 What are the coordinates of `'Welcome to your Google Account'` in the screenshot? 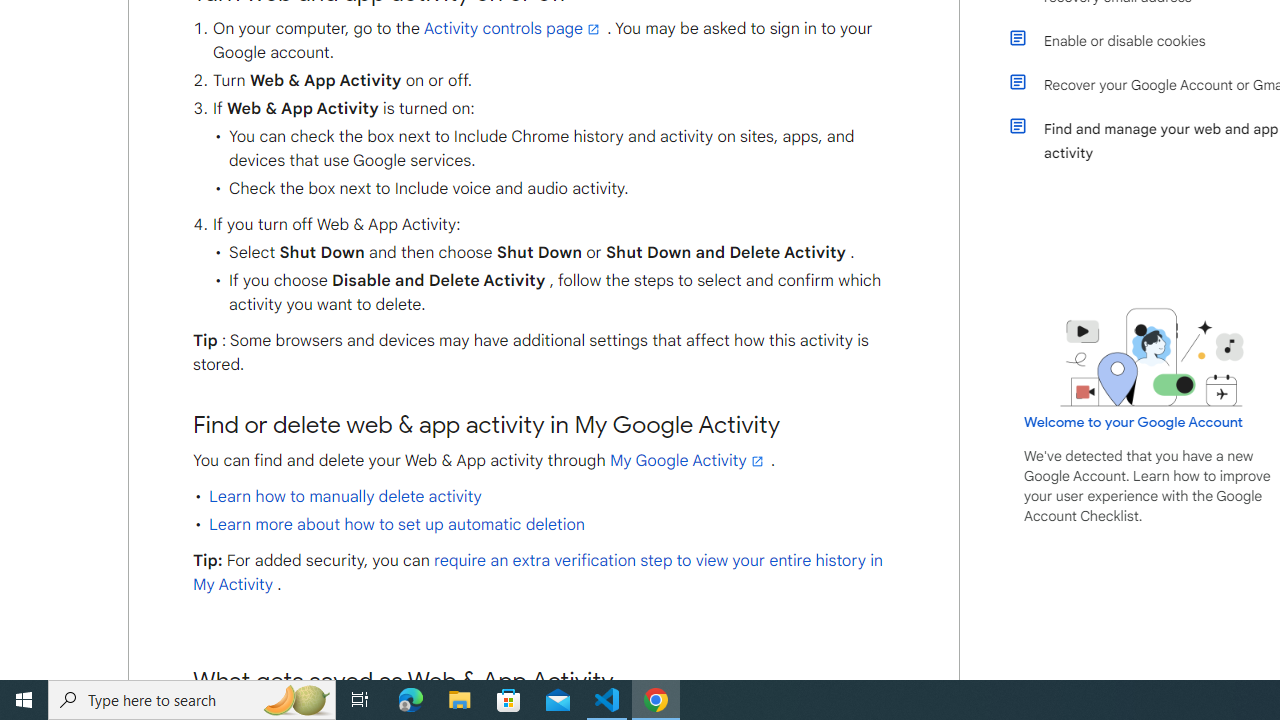 It's located at (1134, 421).